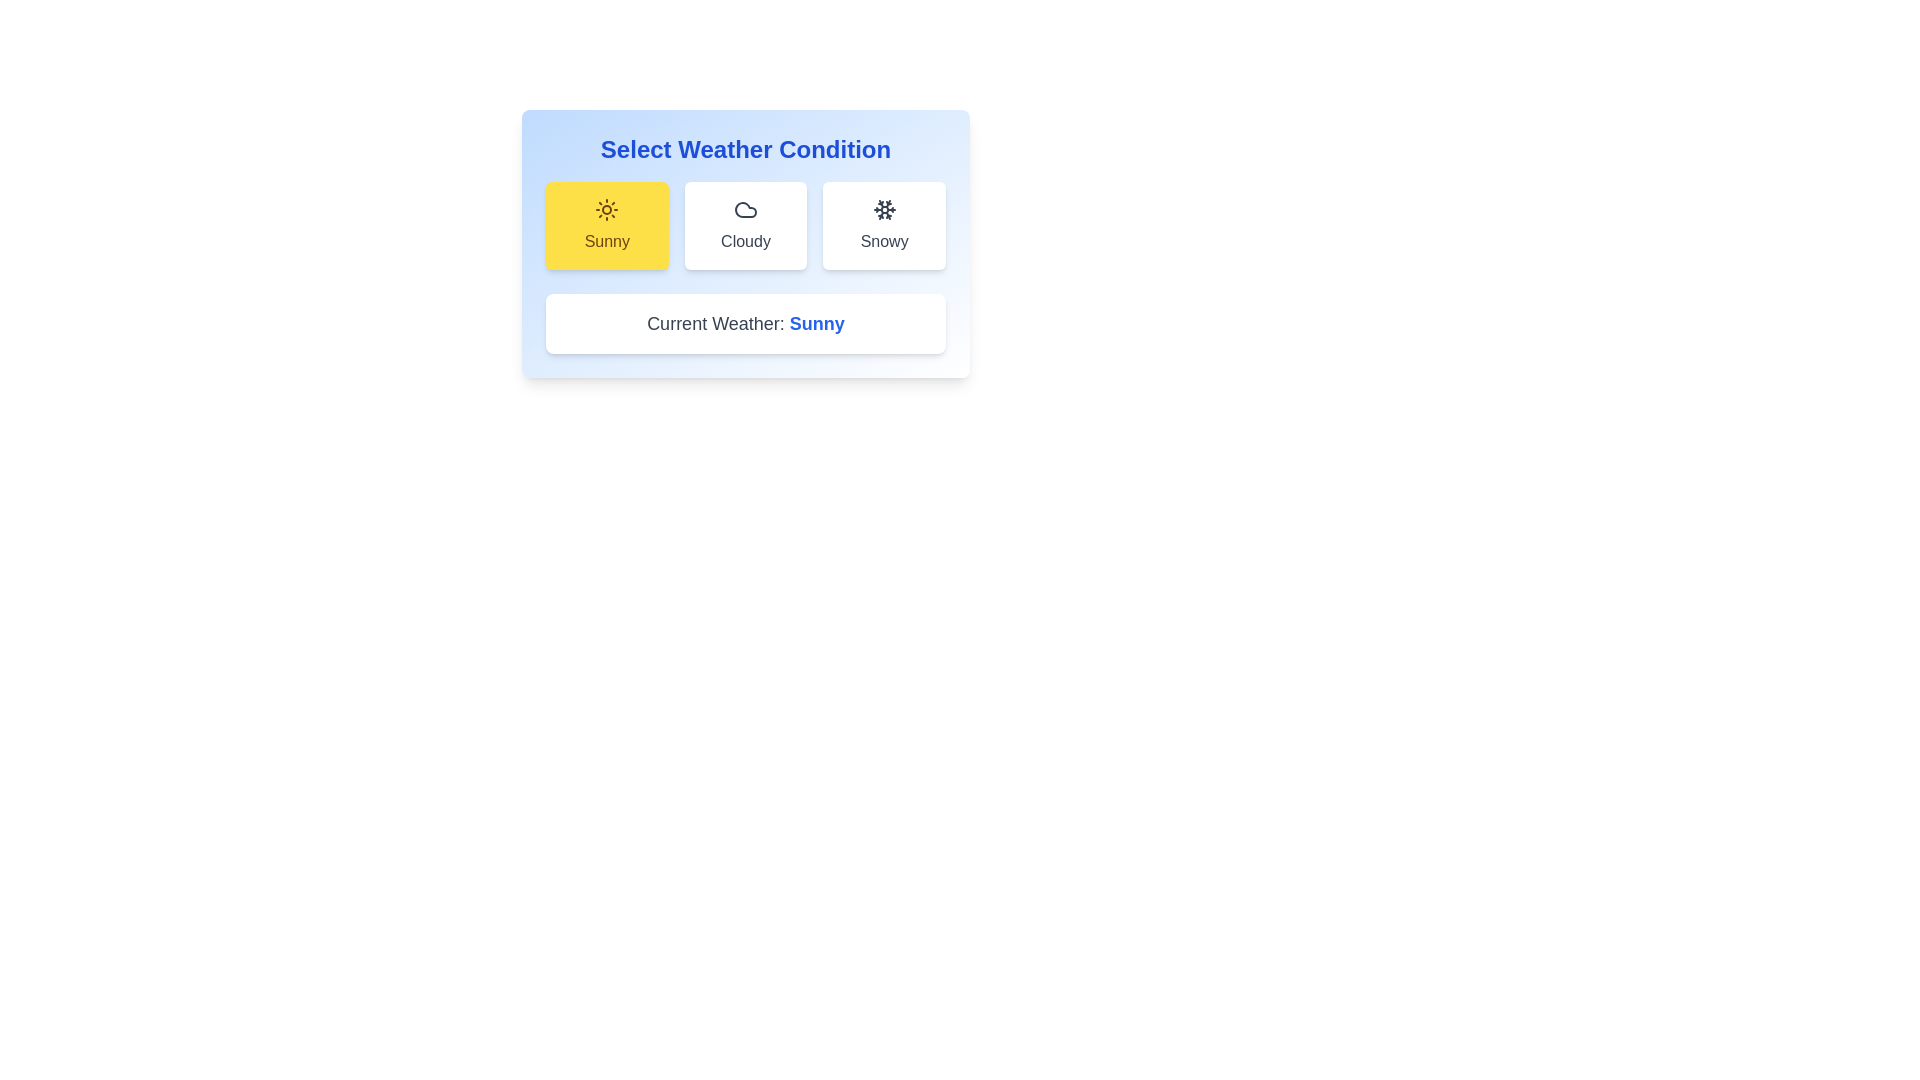  Describe the element at coordinates (883, 225) in the screenshot. I see `the 'Snowy' weather condition card, which is the third card in a horizontal layout located in the top-right section of the interface` at that location.